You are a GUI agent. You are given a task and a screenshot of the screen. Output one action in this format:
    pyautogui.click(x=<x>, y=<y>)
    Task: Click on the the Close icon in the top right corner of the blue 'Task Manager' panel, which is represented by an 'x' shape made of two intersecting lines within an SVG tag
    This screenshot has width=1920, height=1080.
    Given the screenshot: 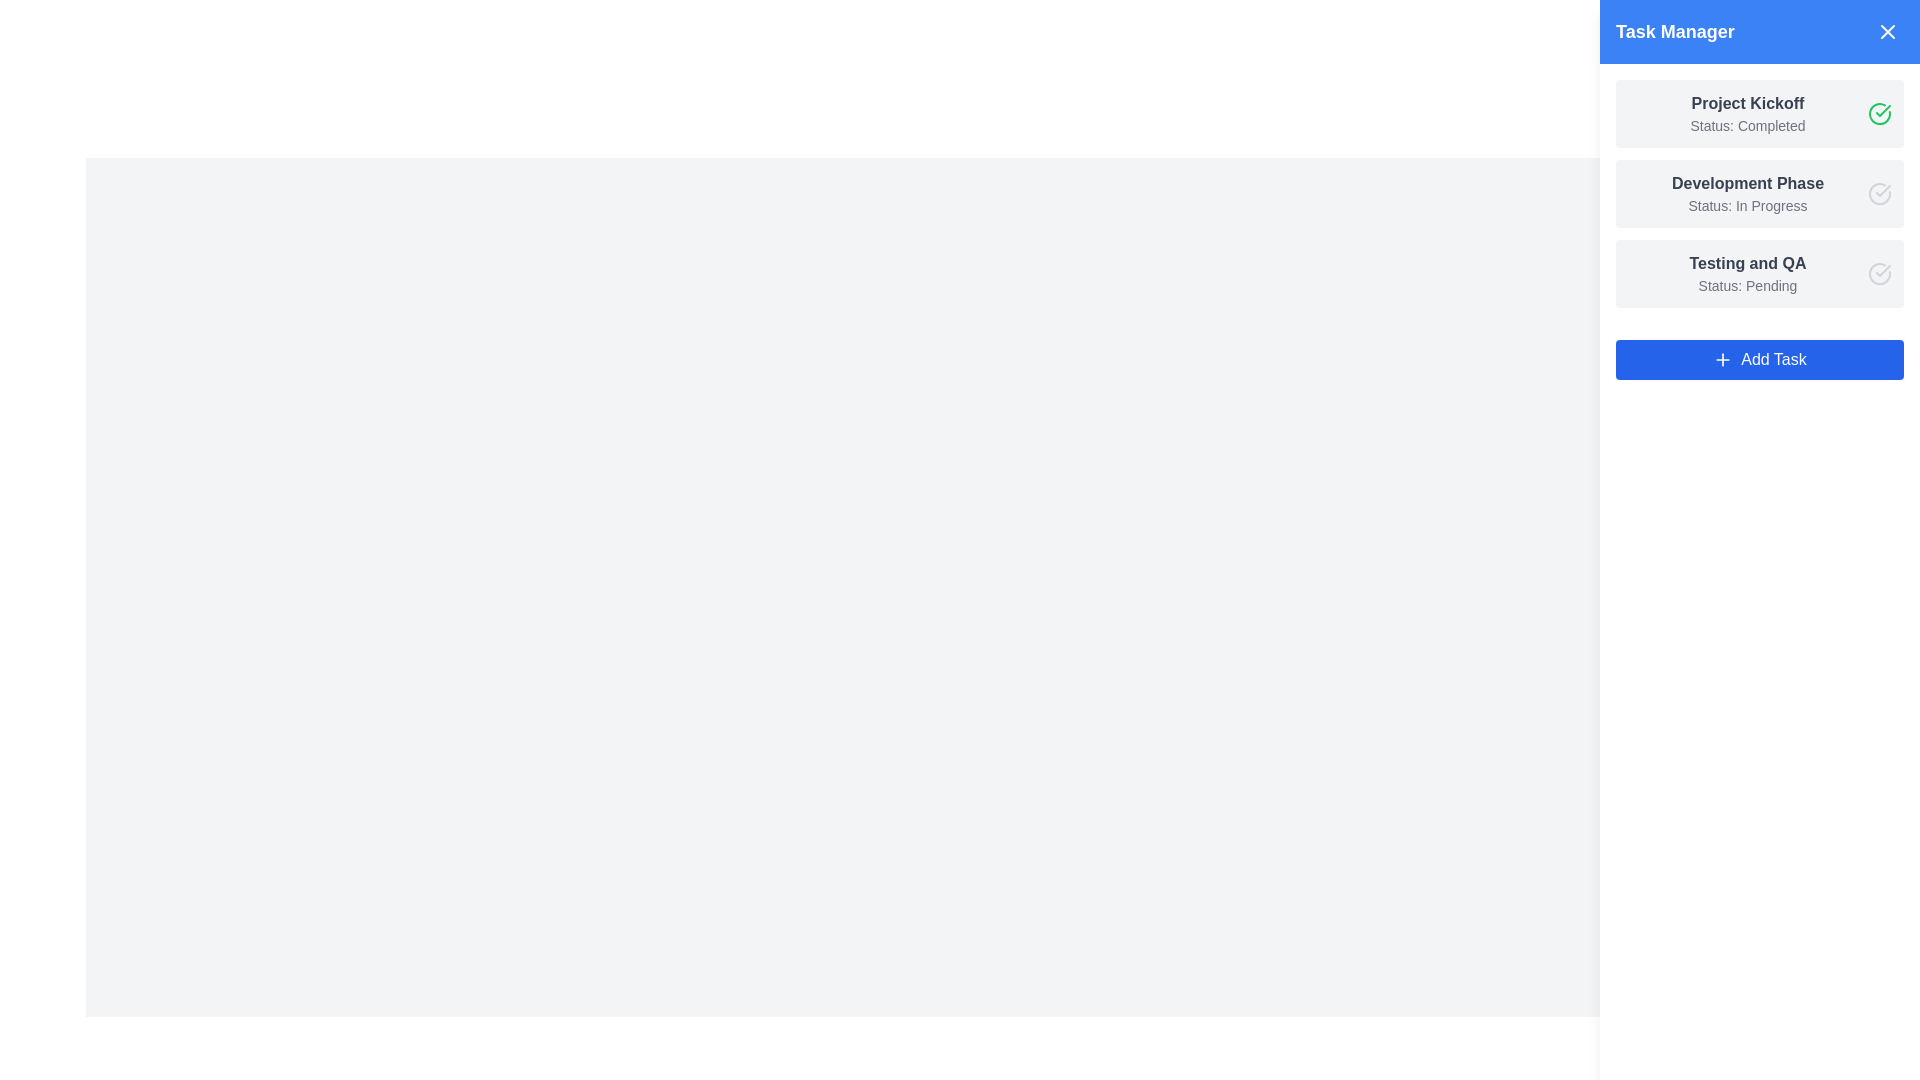 What is the action you would take?
    pyautogui.click(x=1886, y=31)
    